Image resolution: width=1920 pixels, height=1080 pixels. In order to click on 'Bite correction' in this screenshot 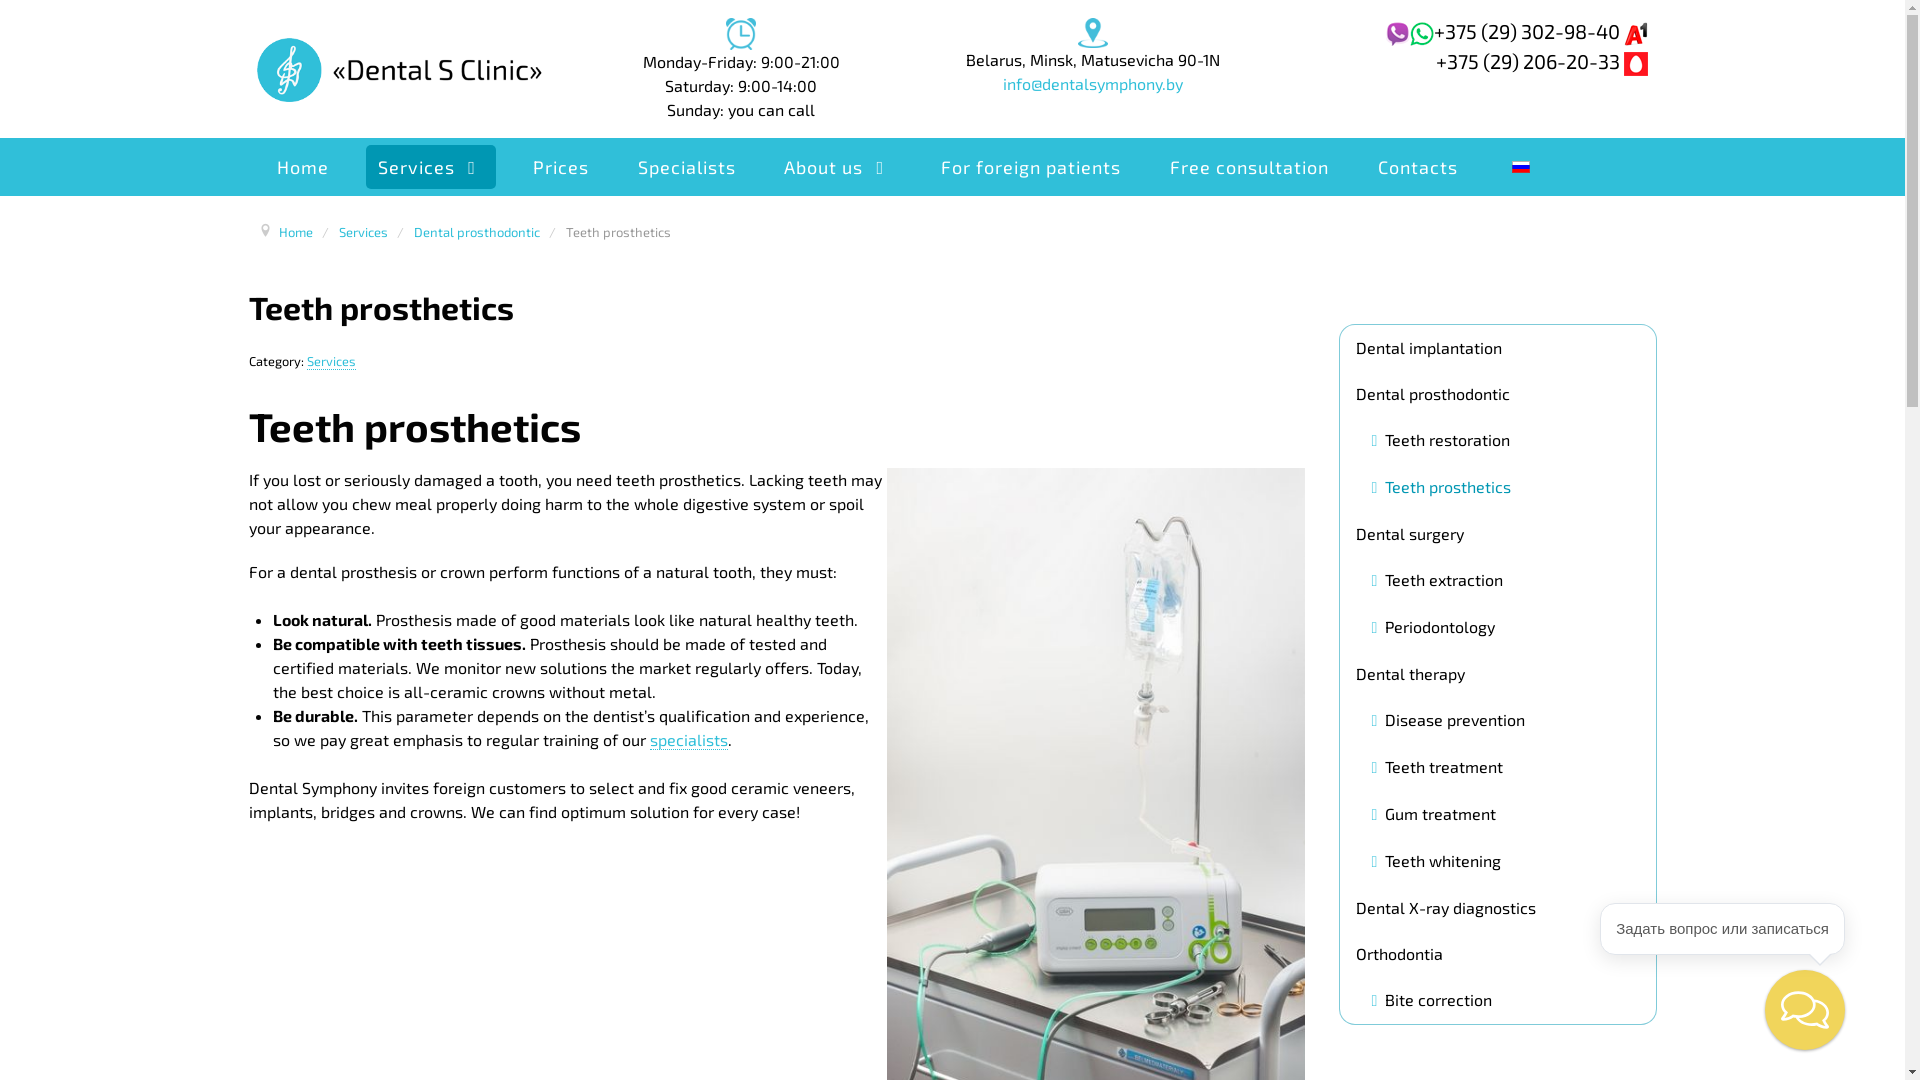, I will do `click(1431, 999)`.